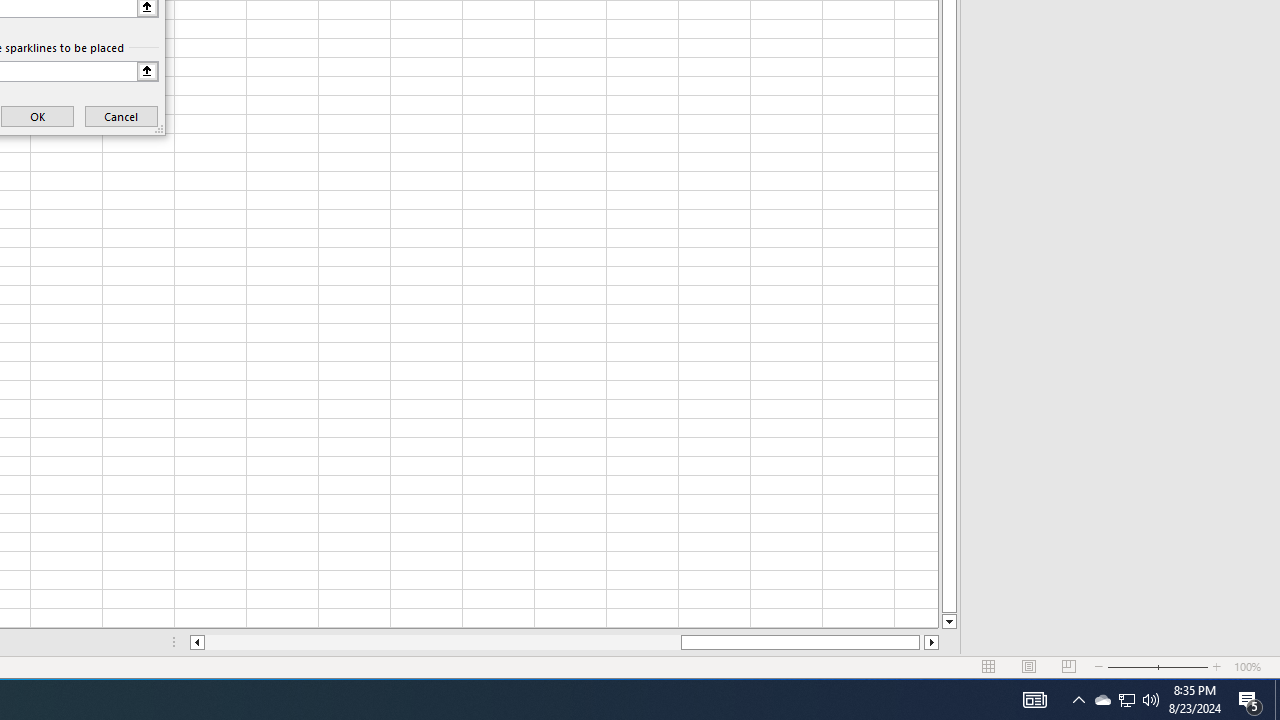  Describe the element at coordinates (1029, 667) in the screenshot. I see `'Page Layout'` at that location.